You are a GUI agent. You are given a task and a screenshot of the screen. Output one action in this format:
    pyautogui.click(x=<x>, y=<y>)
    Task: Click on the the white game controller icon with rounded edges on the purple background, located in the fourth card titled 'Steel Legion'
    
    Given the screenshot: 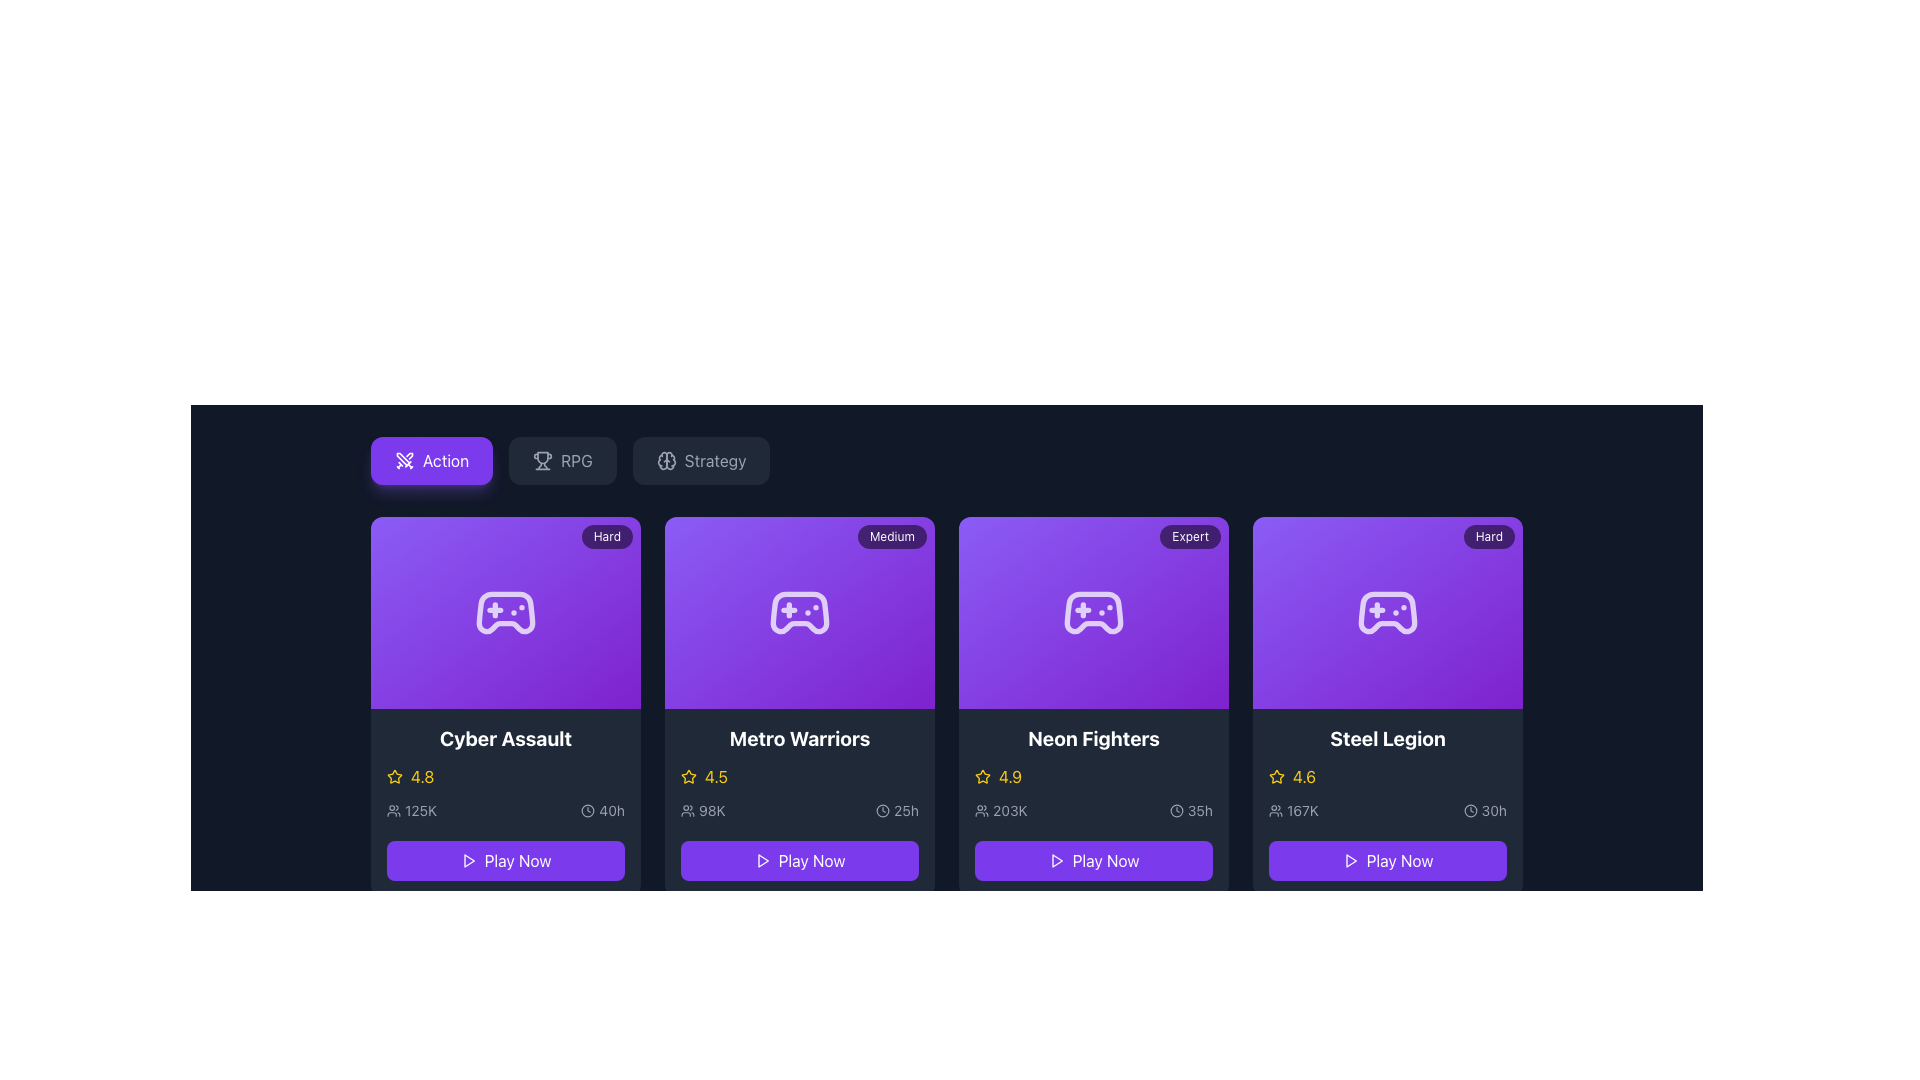 What is the action you would take?
    pyautogui.click(x=1386, y=612)
    